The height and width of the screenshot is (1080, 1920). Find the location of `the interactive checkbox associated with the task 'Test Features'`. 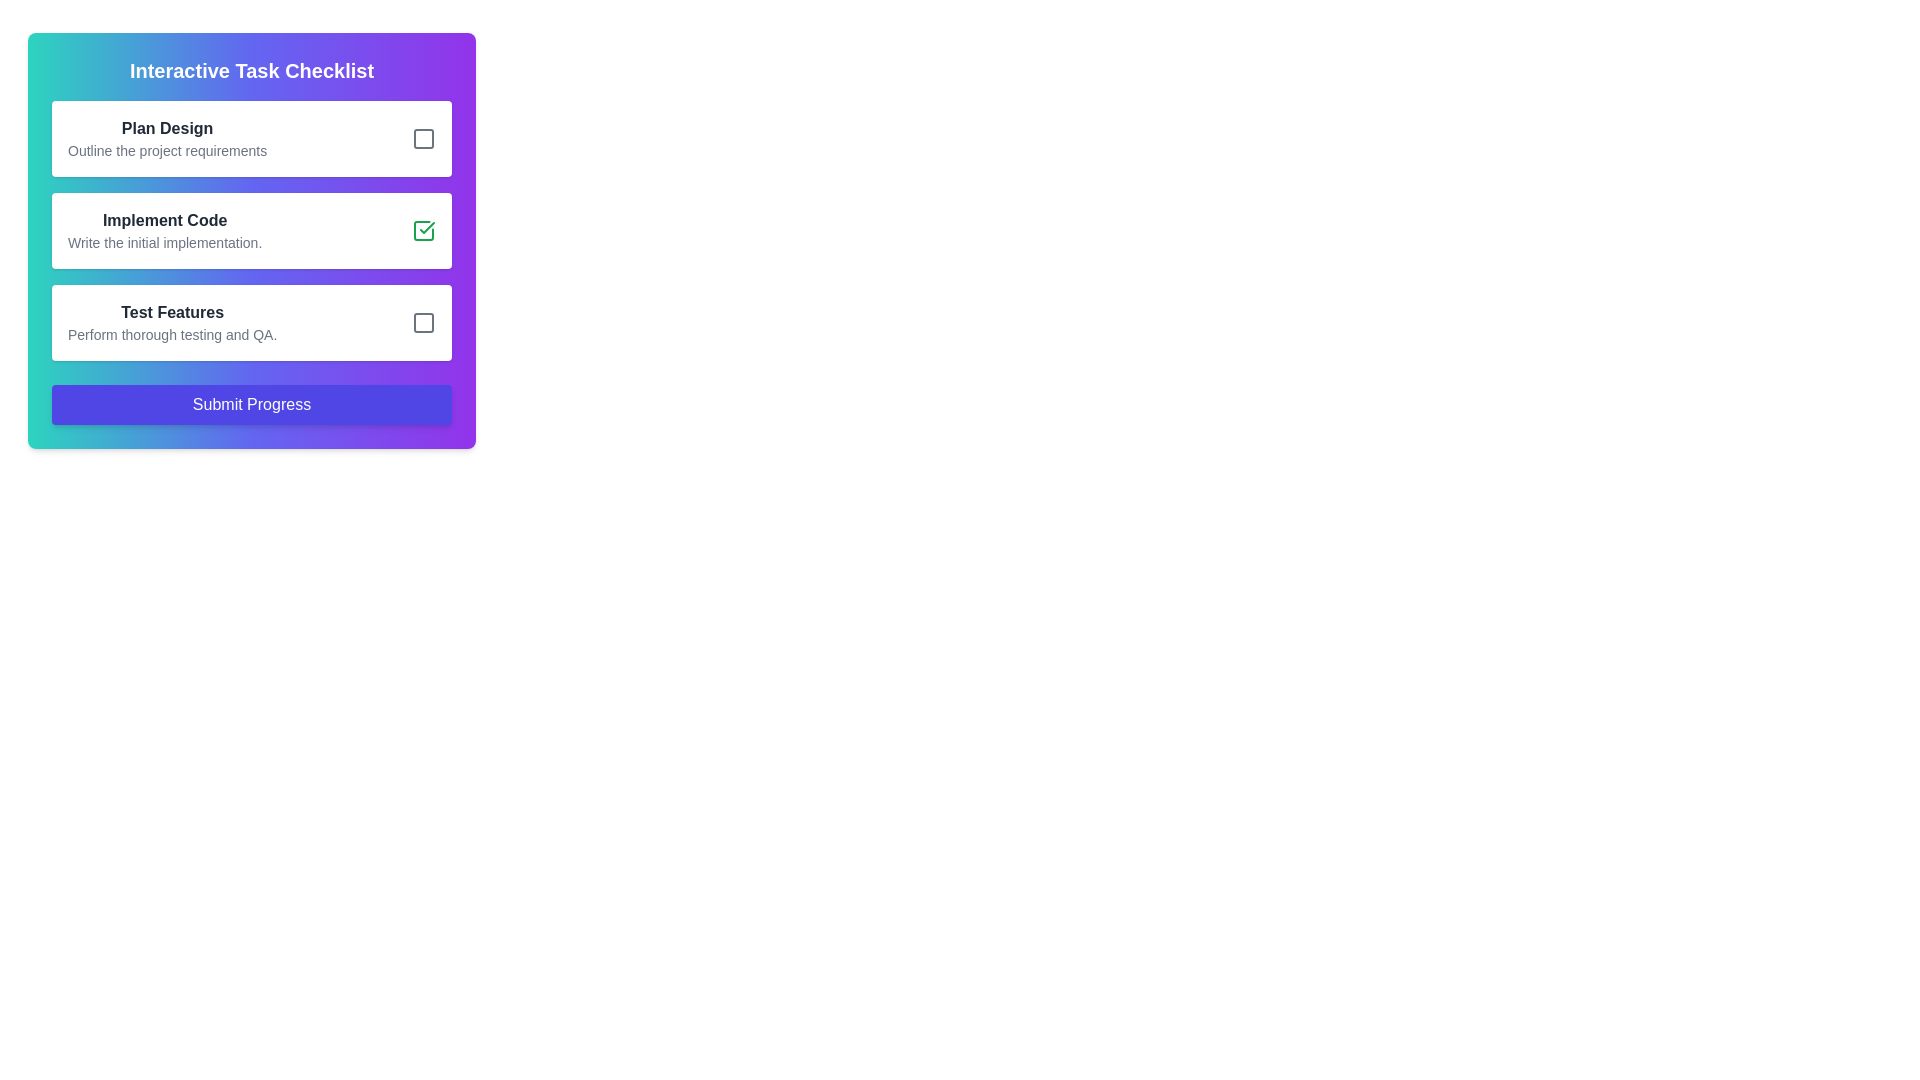

the interactive checkbox associated with the task 'Test Features' is located at coordinates (422, 322).